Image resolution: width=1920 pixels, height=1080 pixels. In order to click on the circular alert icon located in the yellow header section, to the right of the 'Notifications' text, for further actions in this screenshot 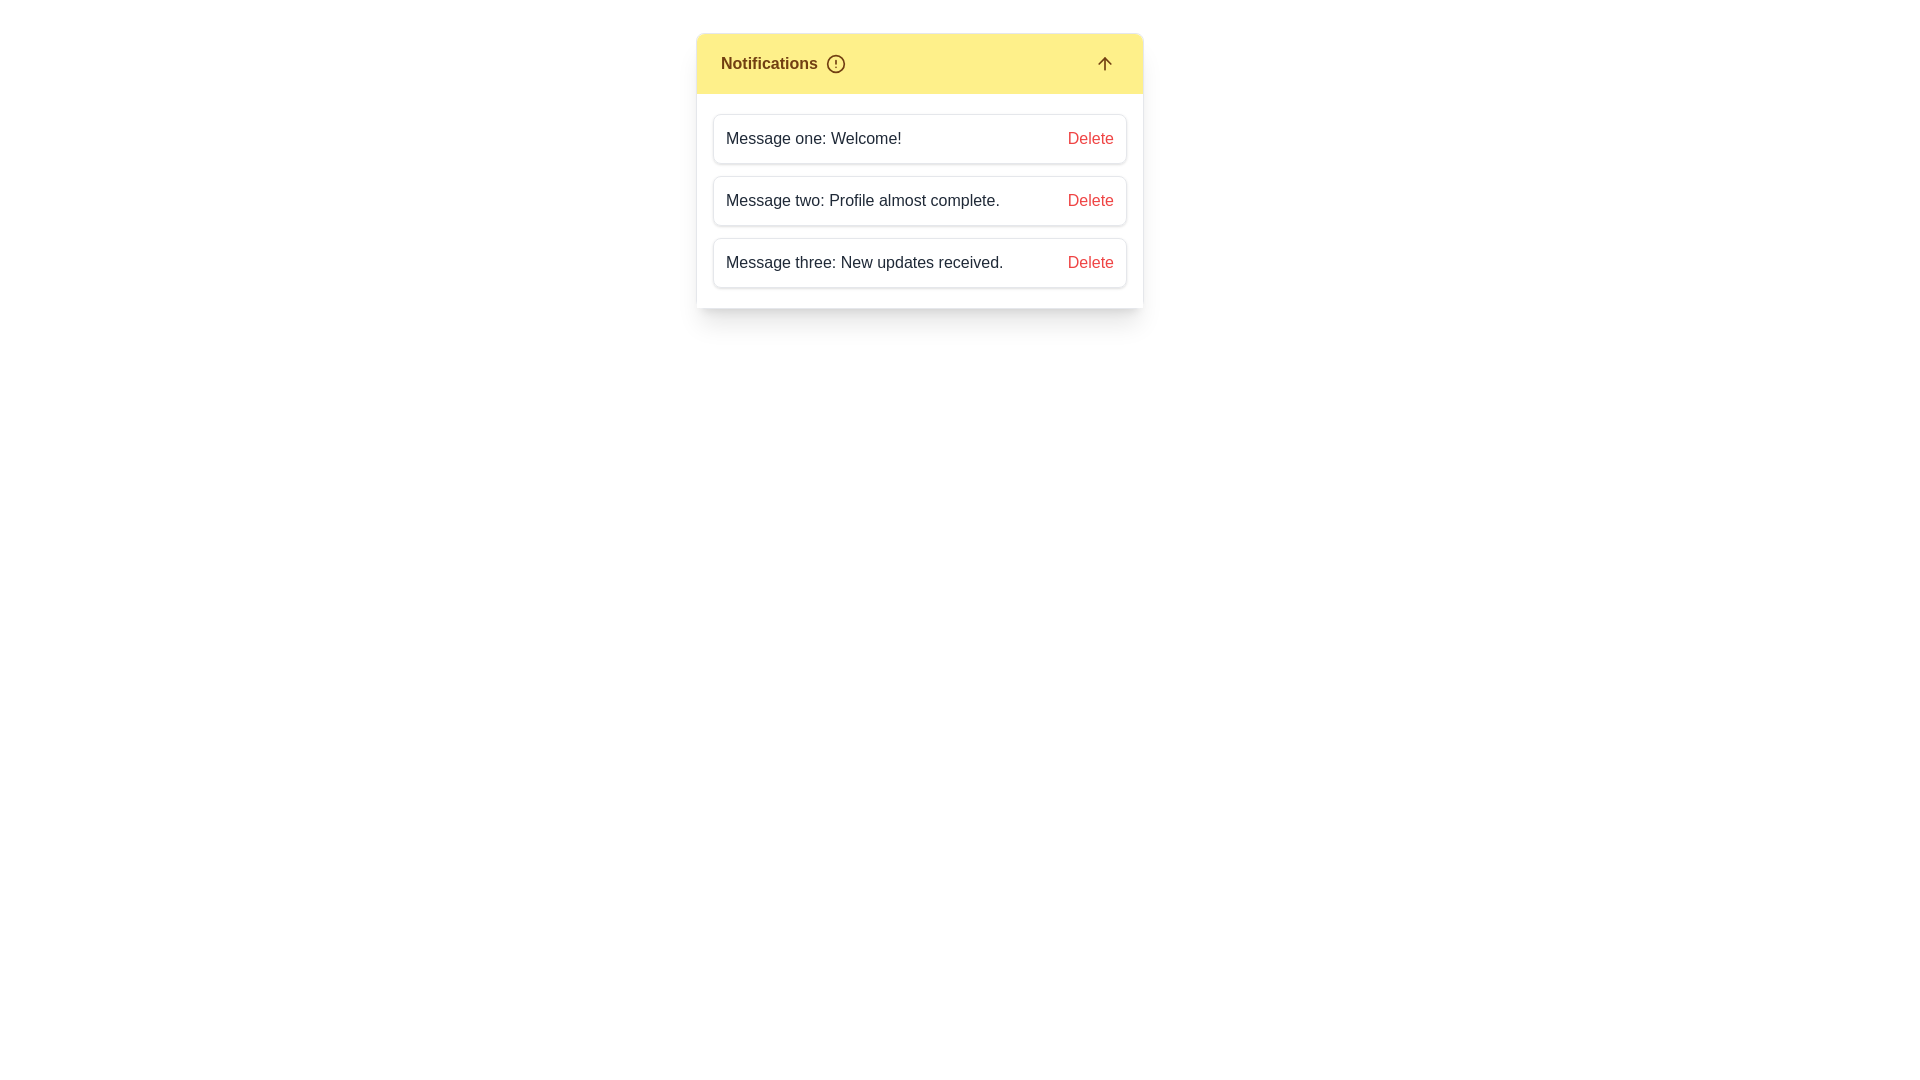, I will do `click(835, 63)`.